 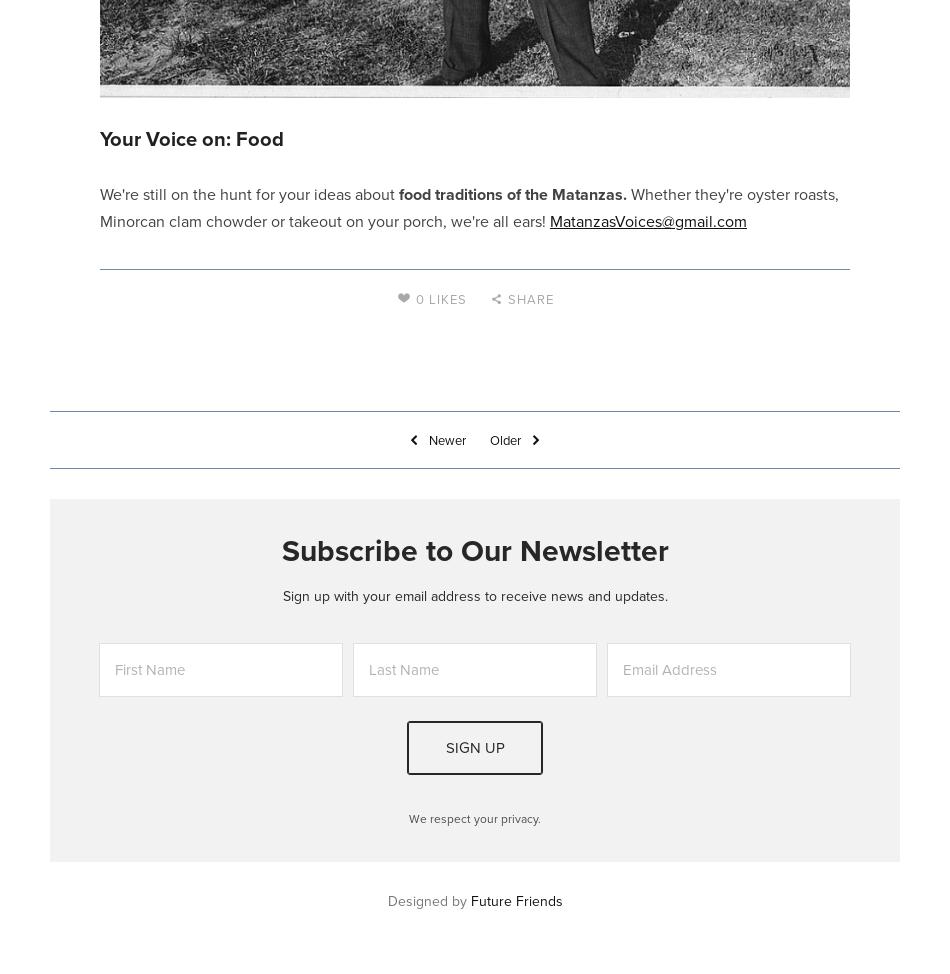 What do you see at coordinates (473, 550) in the screenshot?
I see `'Subscribe to Our Newsletter'` at bounding box center [473, 550].